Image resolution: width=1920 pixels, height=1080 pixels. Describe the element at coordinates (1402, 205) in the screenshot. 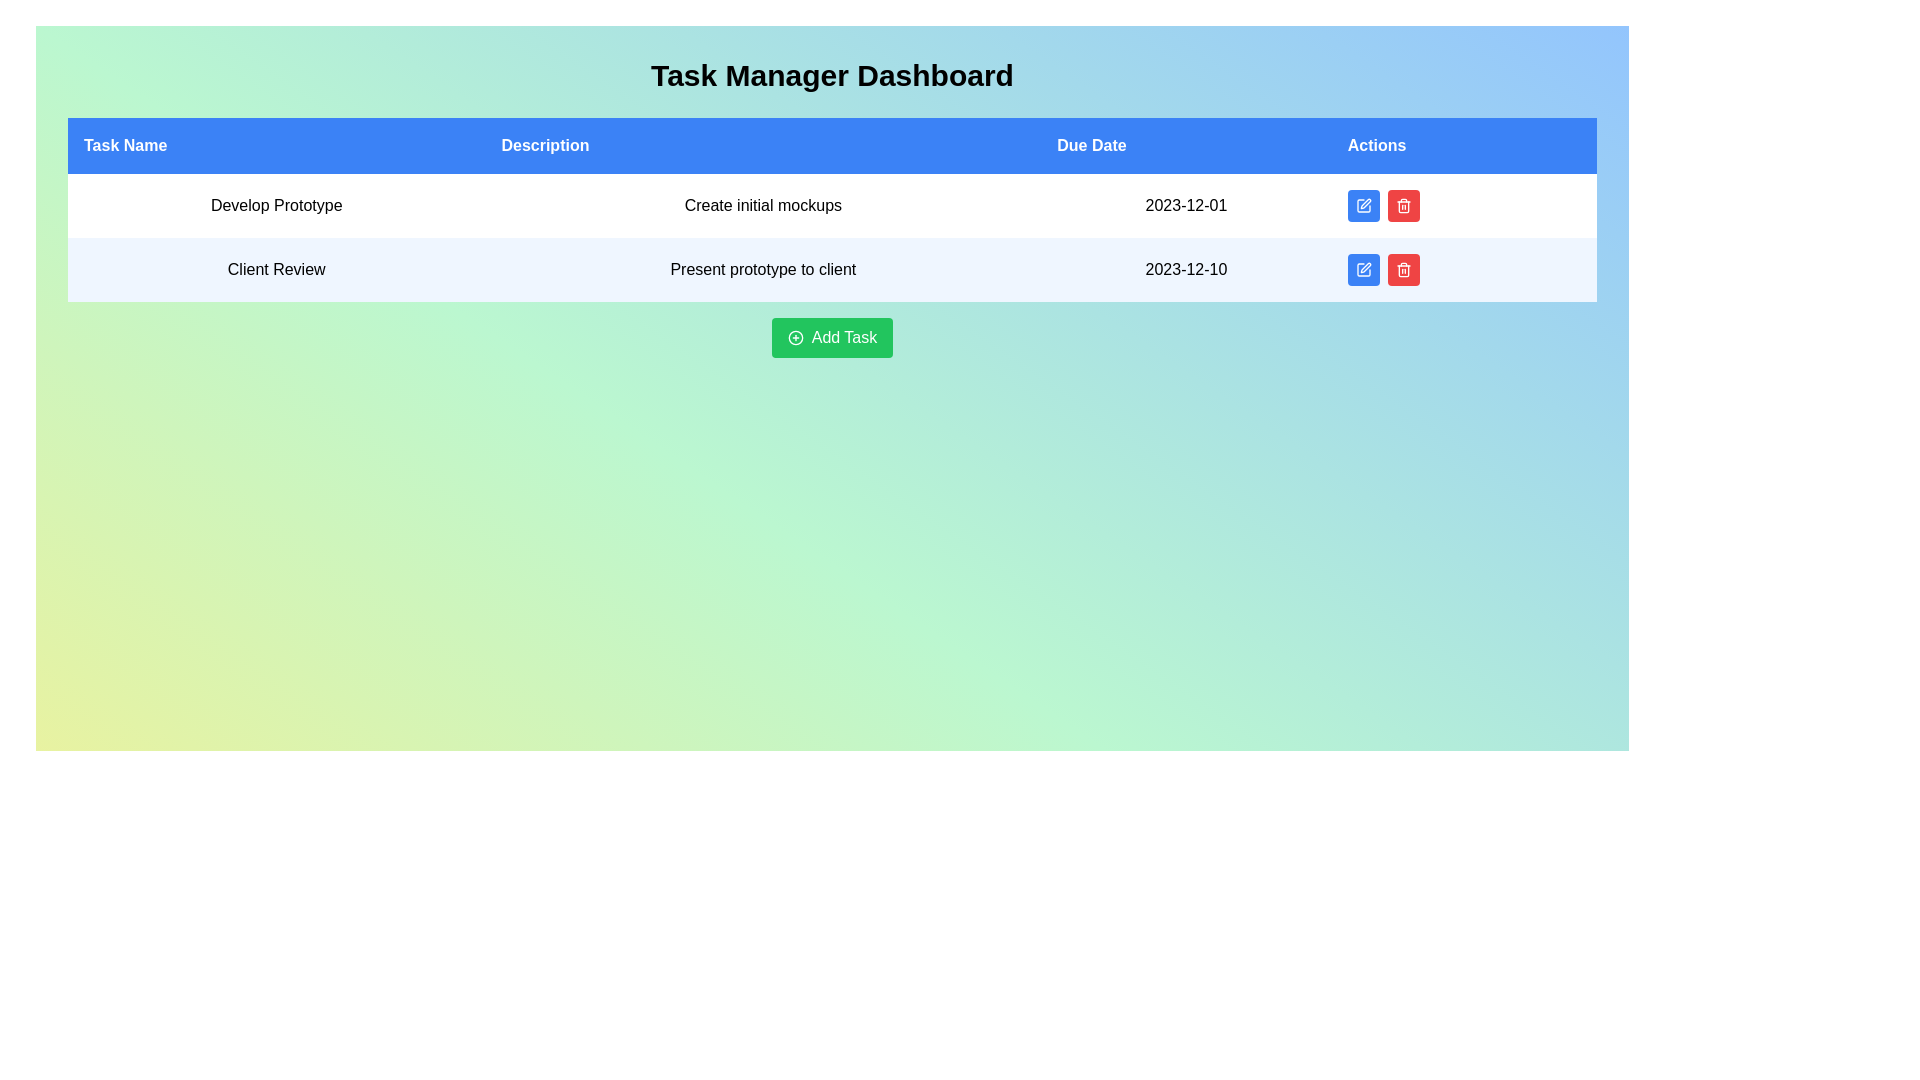

I see `the trash icon button in the 'Actions' column of the second task row` at that location.